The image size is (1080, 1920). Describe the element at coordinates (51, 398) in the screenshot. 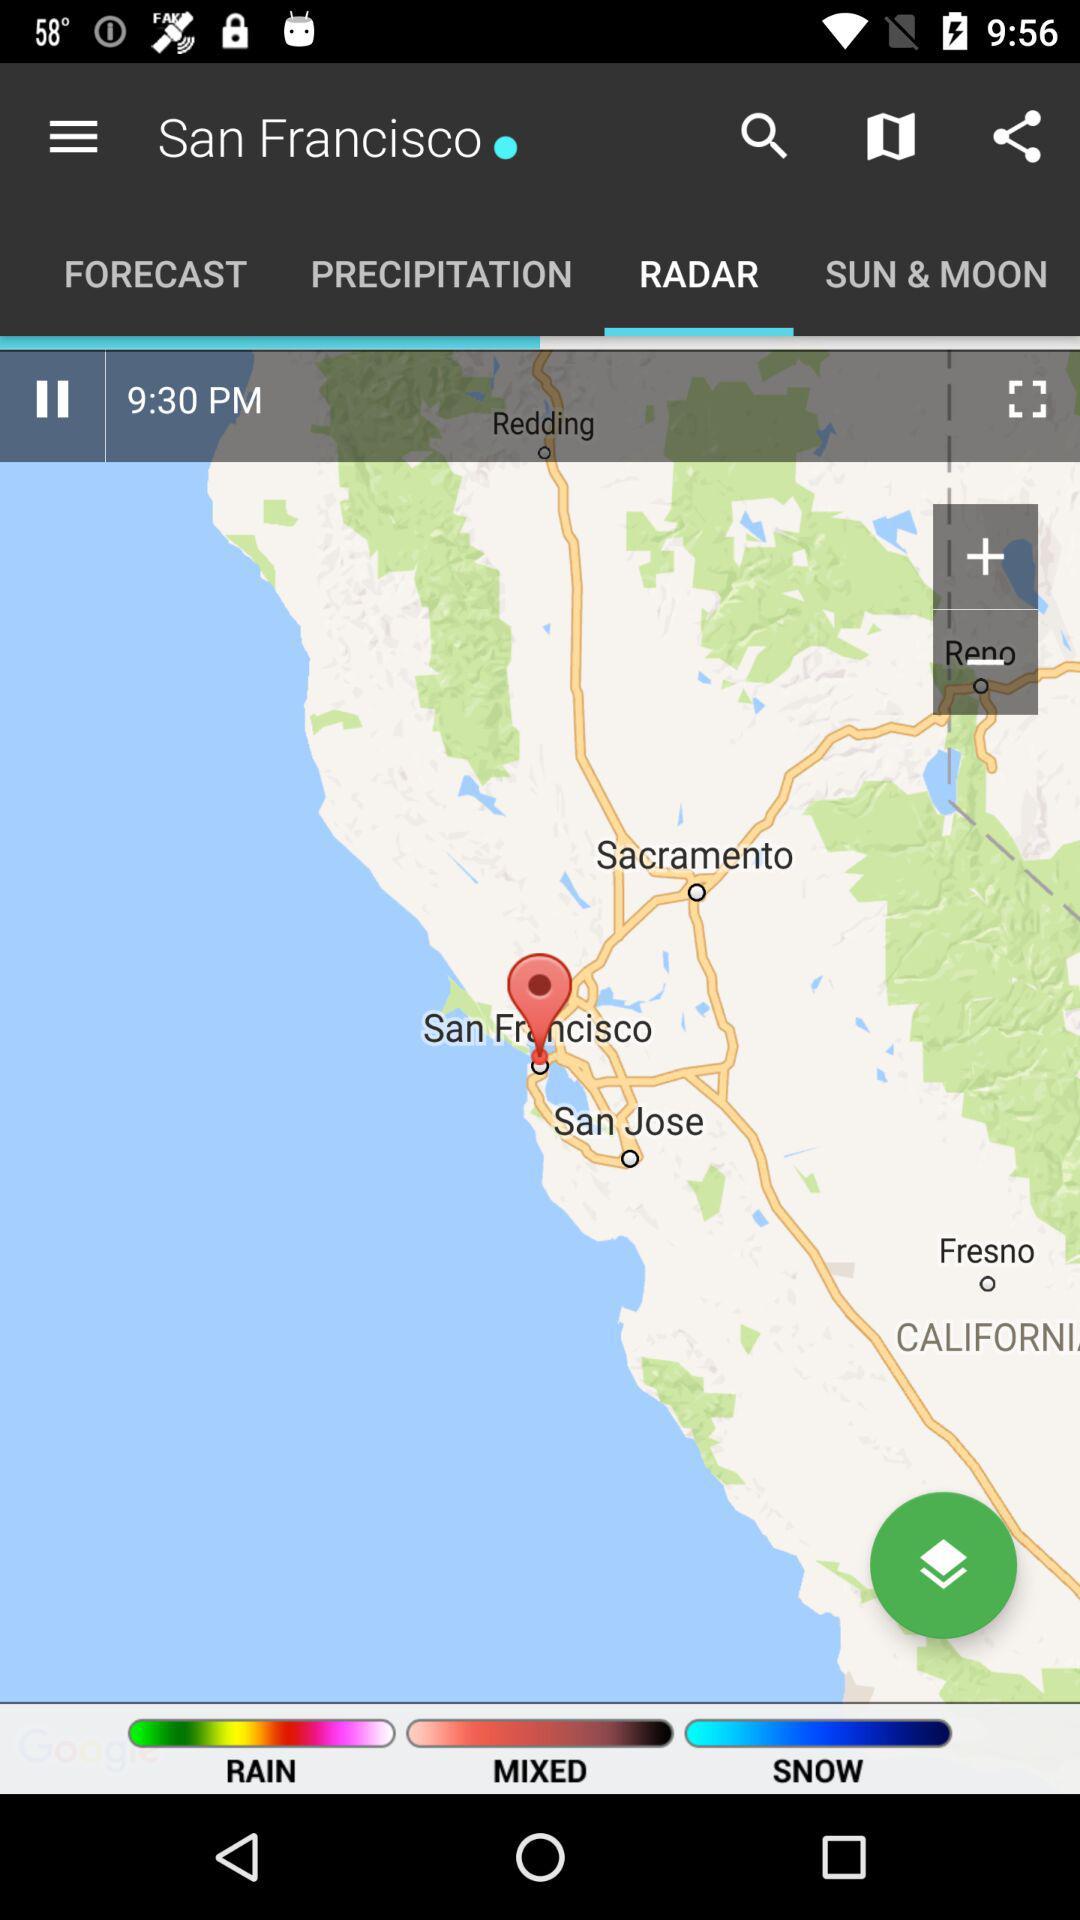

I see `the pause icon` at that location.